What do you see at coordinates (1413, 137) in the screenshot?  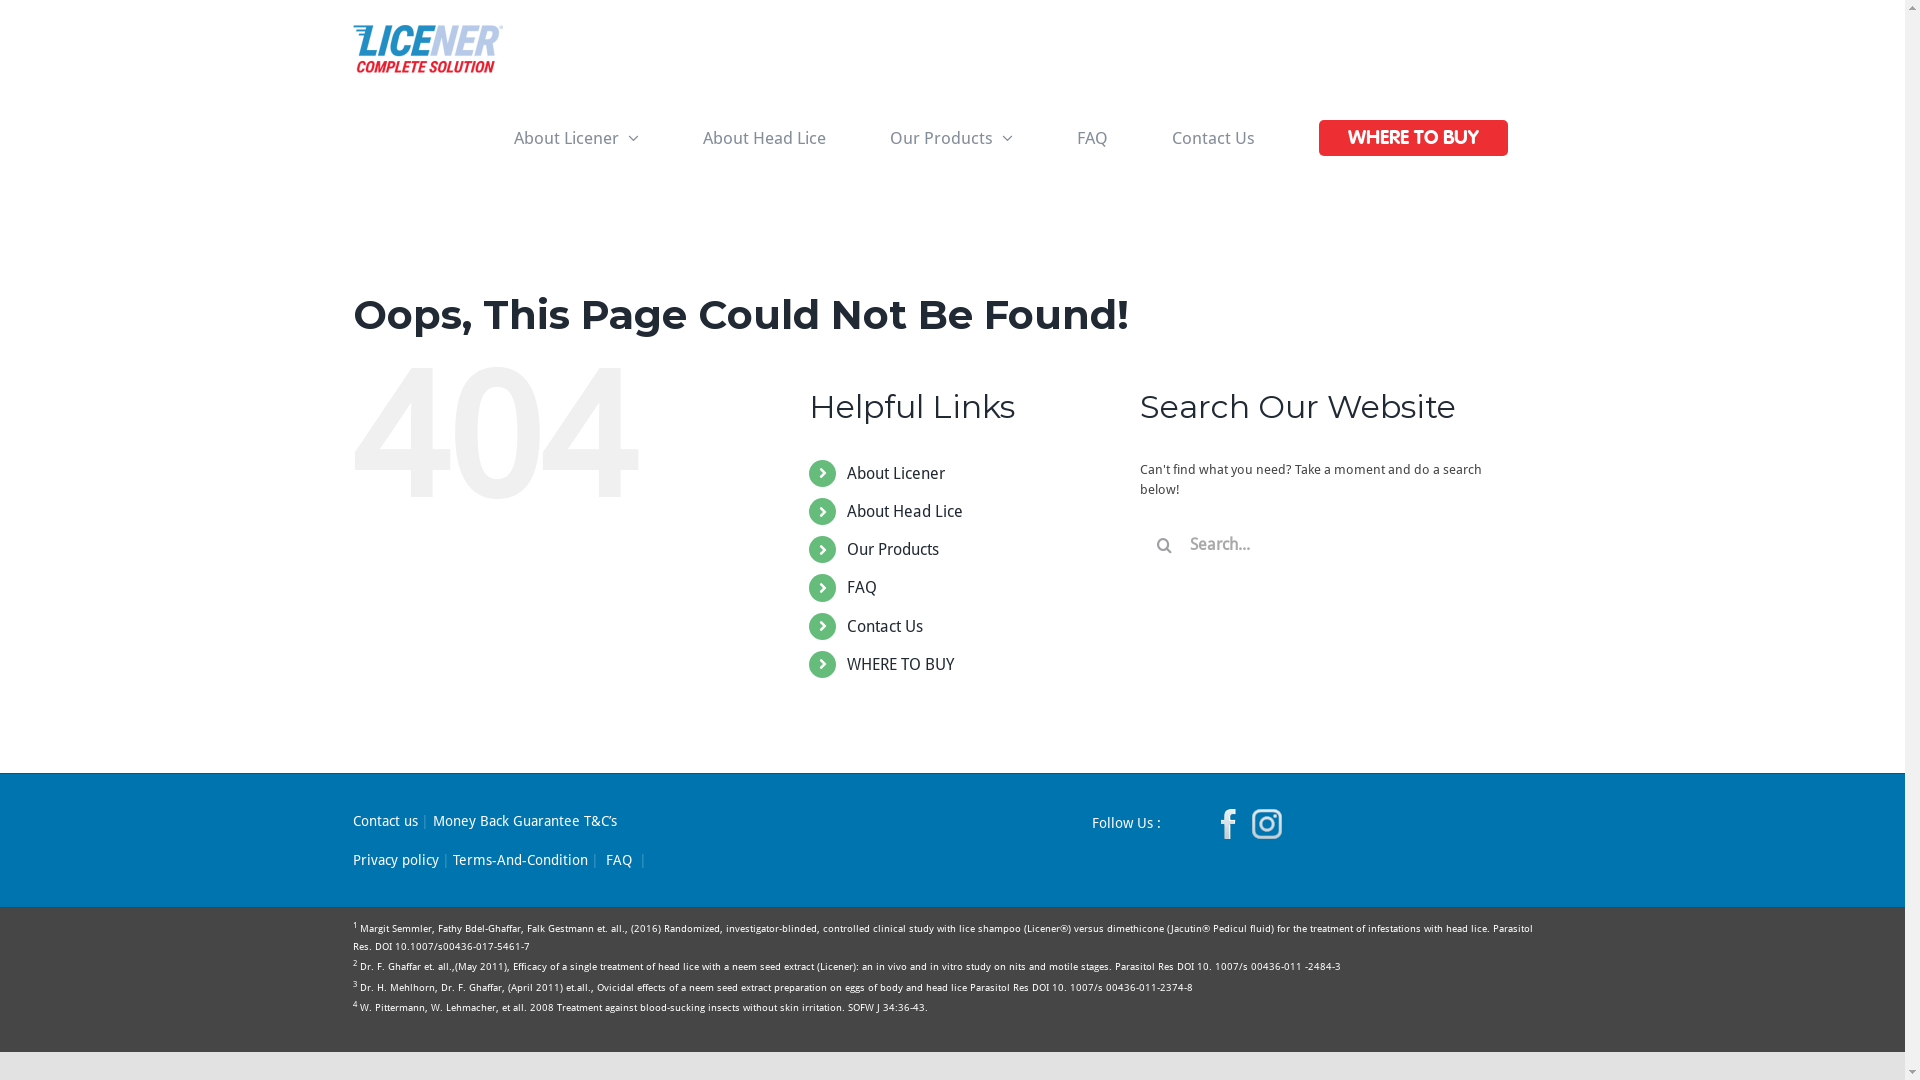 I see `'WHERE TO BUY'` at bounding box center [1413, 137].